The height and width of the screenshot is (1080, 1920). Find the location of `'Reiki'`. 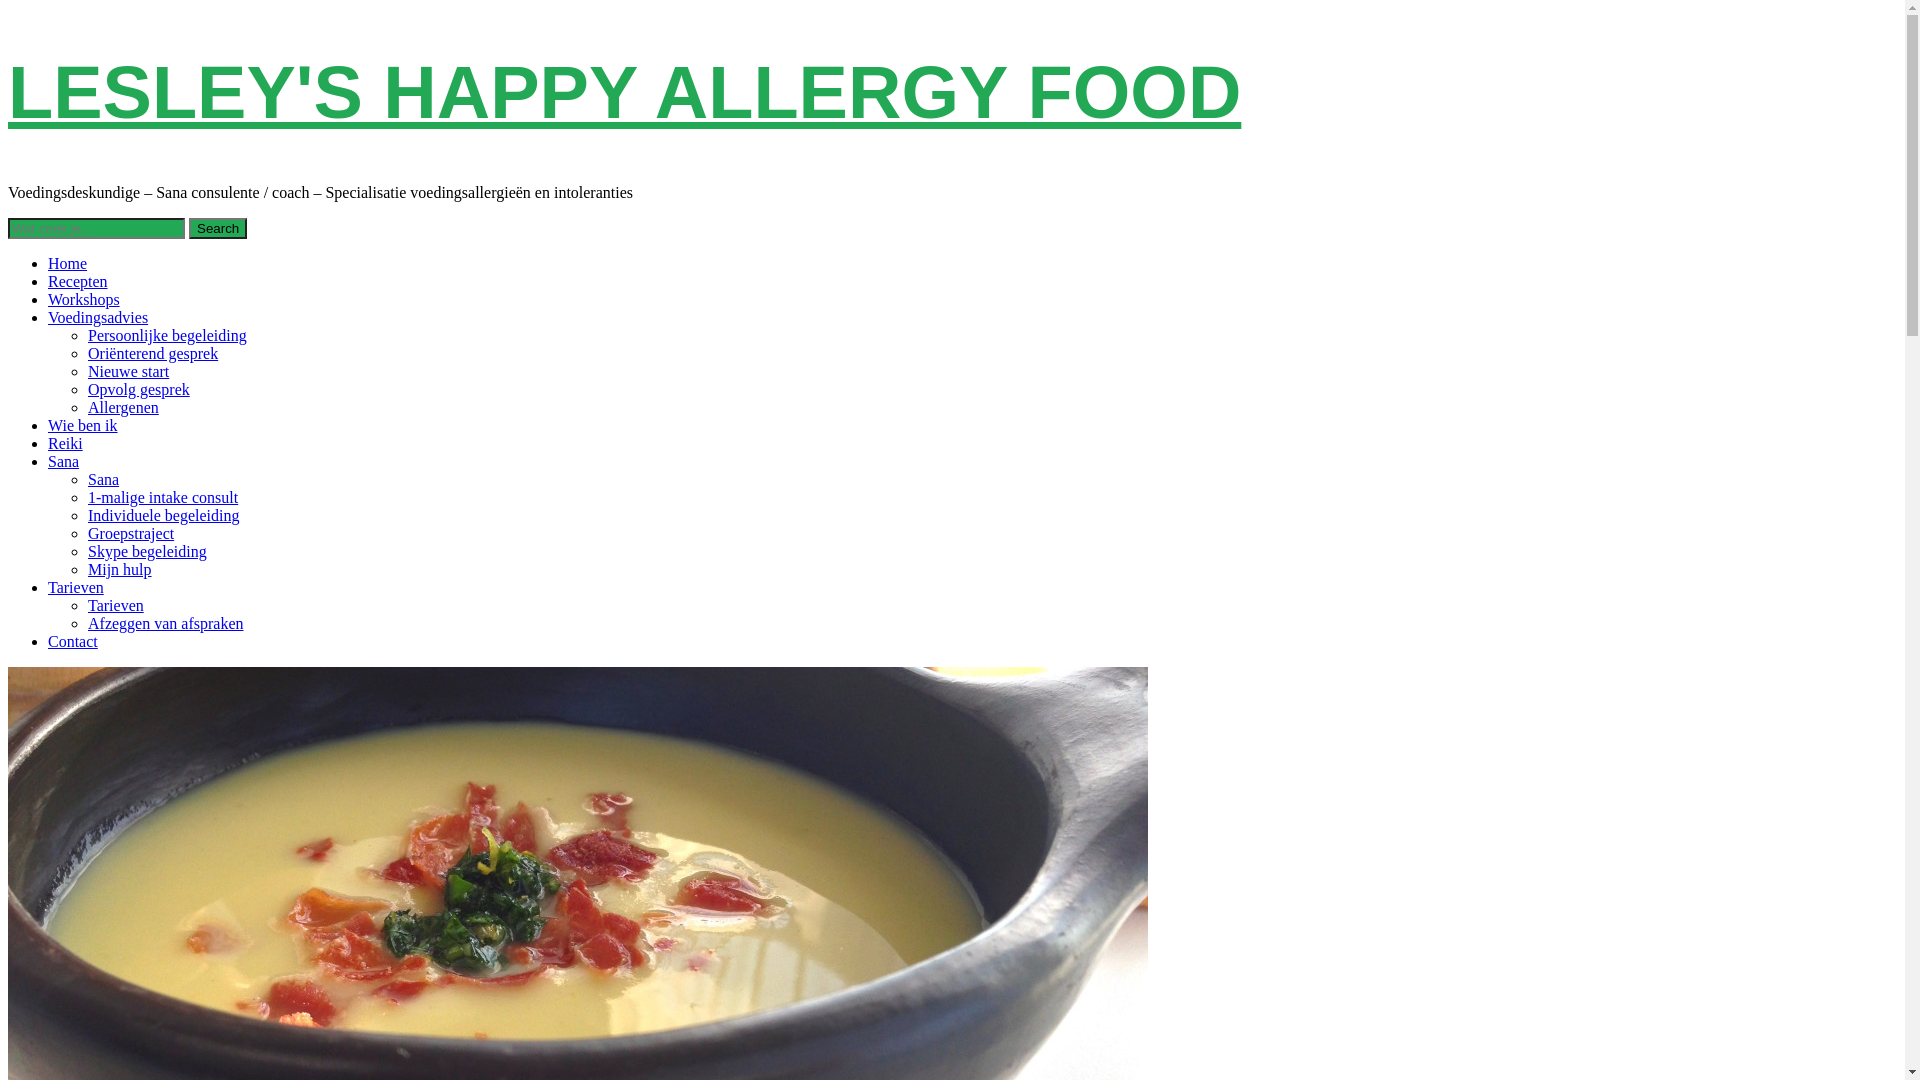

'Reiki' is located at coordinates (65, 442).